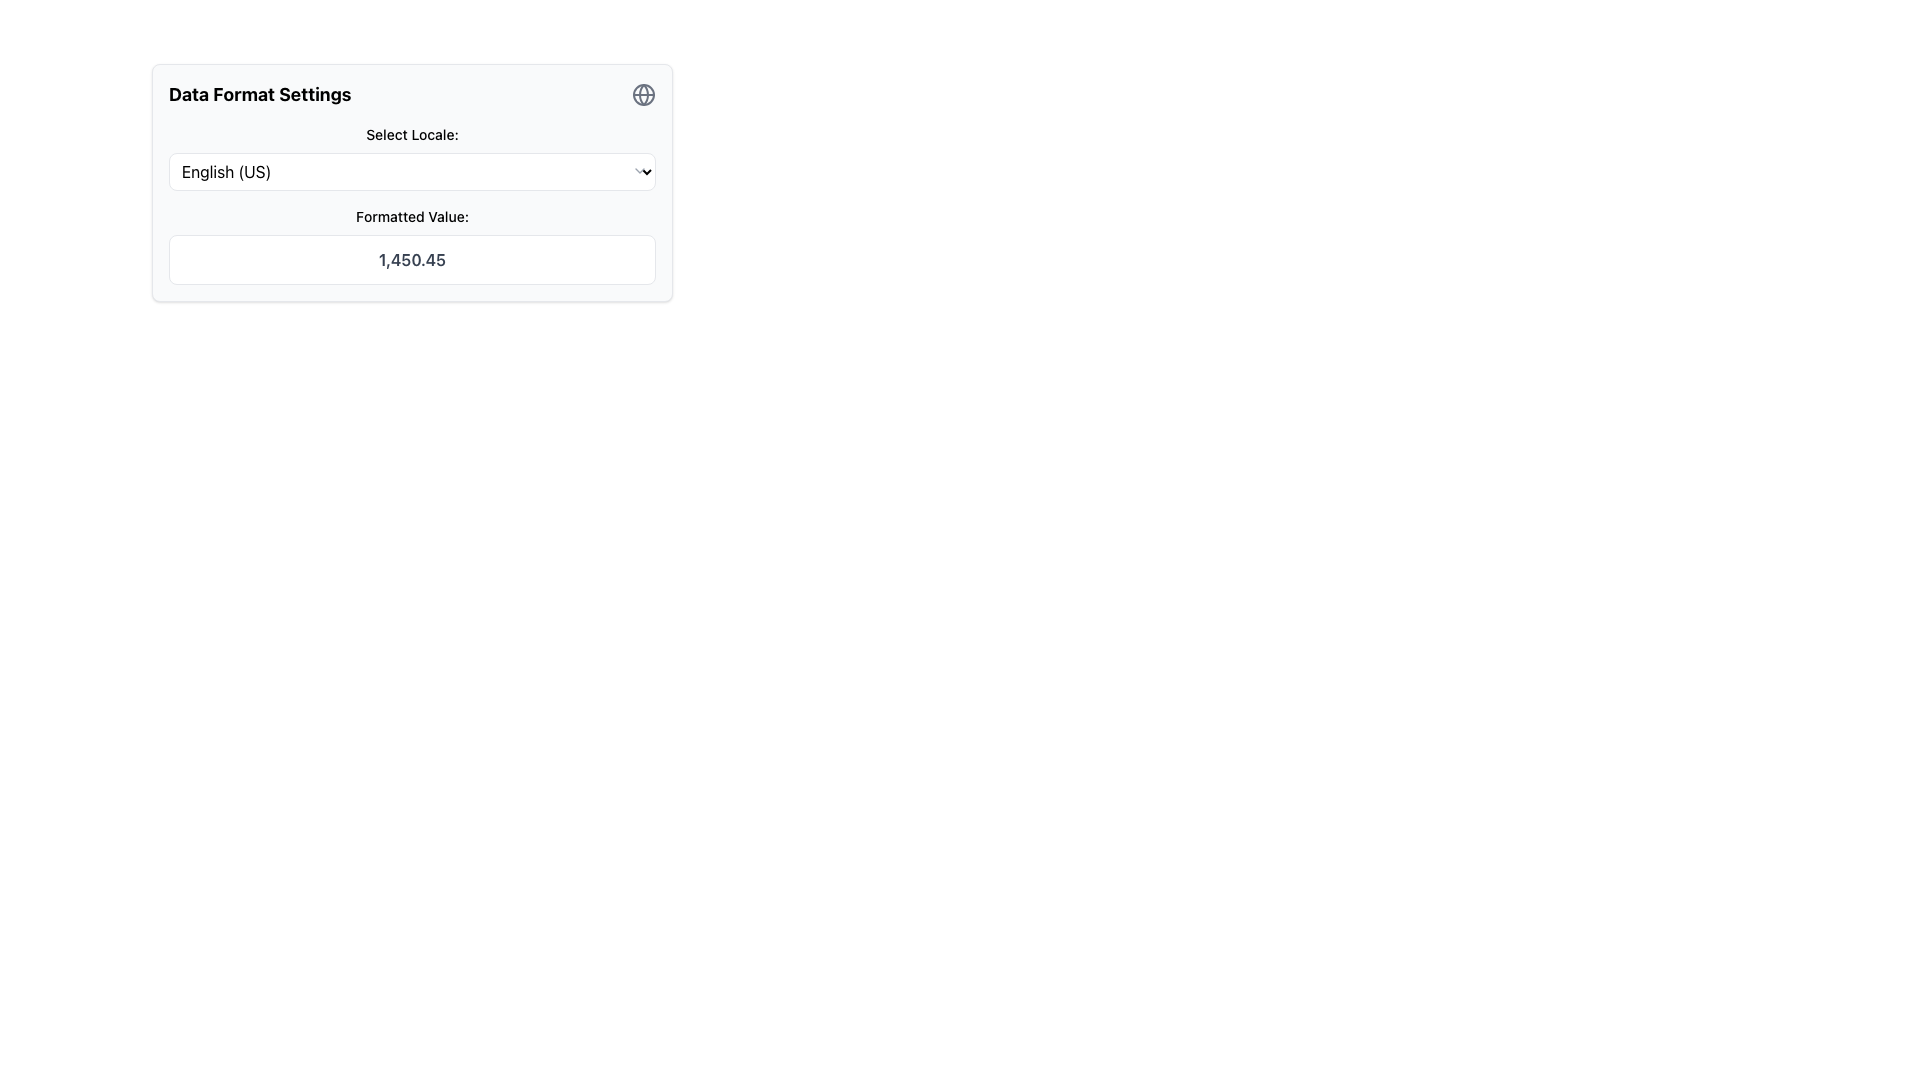  Describe the element at coordinates (411, 157) in the screenshot. I see `the 'Select Locale:' dropdown menu` at that location.